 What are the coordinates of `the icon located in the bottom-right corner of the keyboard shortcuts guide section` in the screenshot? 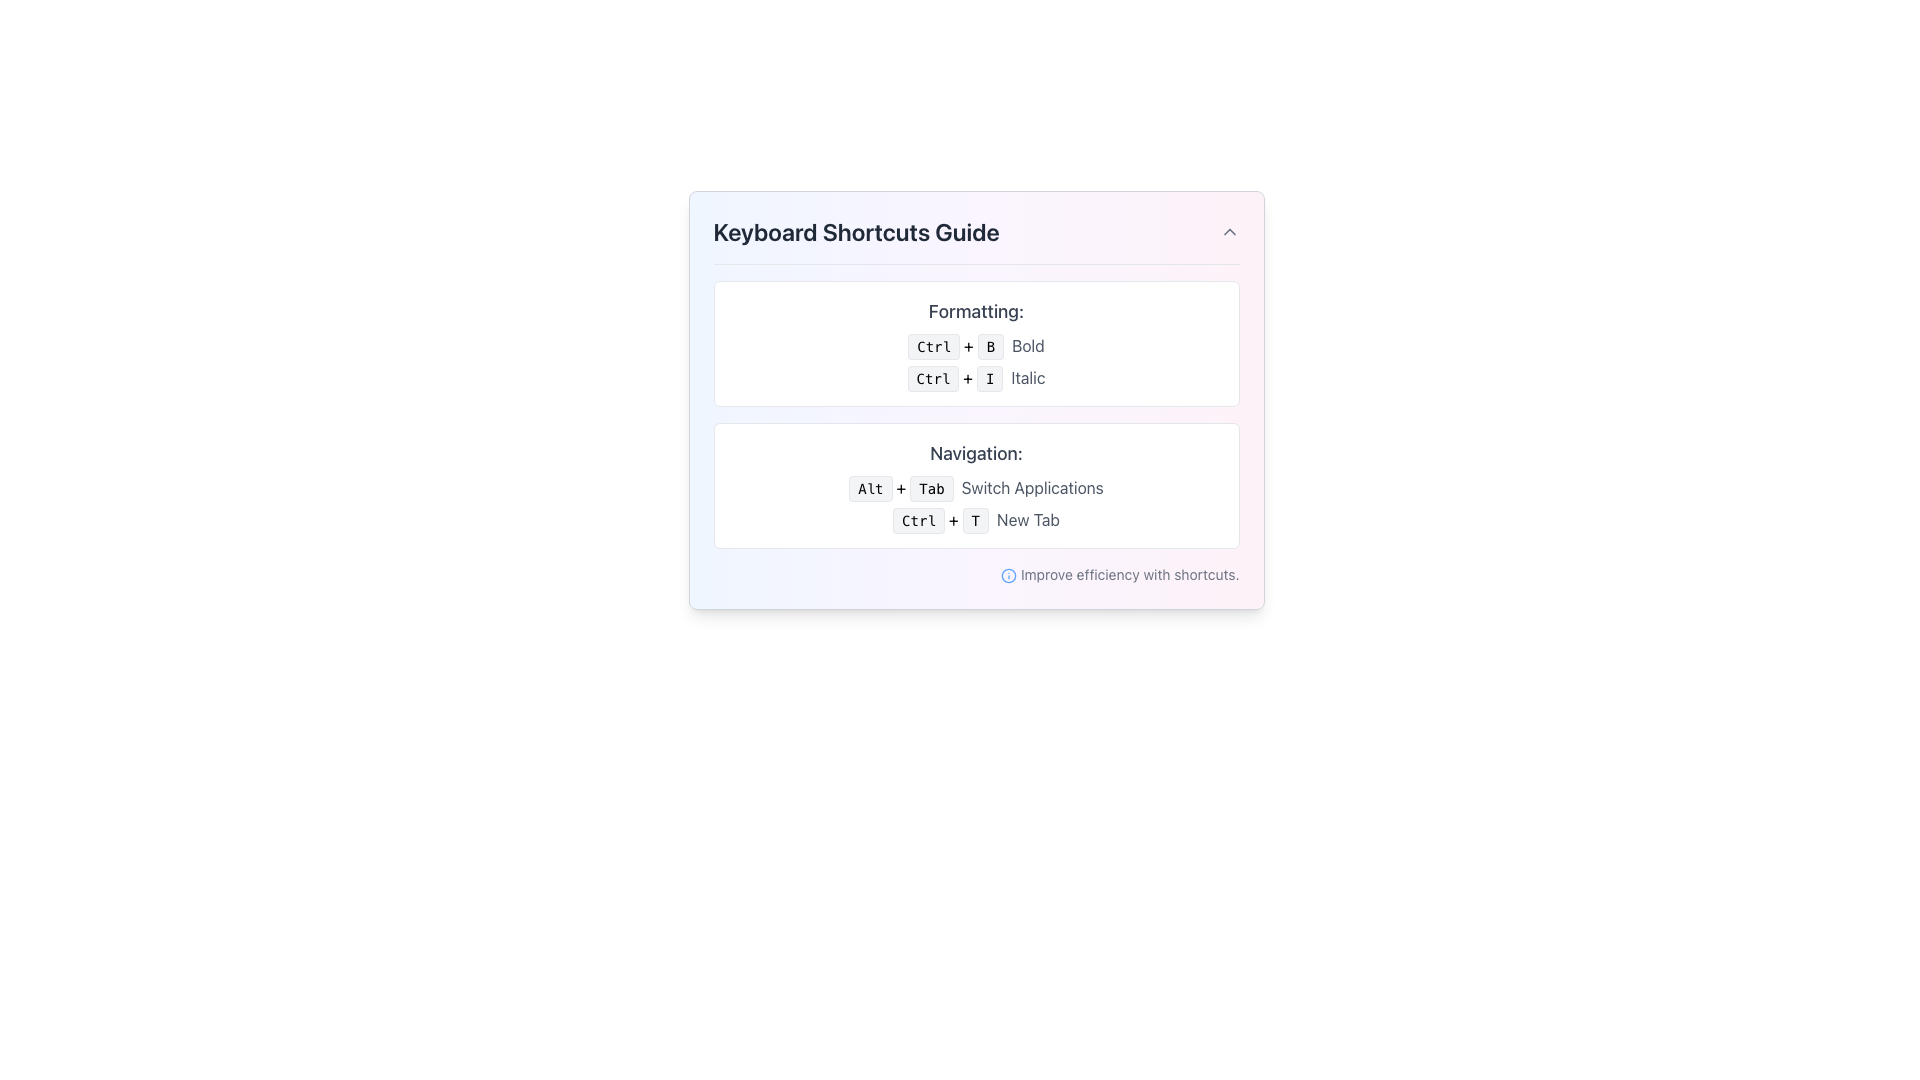 It's located at (1008, 576).